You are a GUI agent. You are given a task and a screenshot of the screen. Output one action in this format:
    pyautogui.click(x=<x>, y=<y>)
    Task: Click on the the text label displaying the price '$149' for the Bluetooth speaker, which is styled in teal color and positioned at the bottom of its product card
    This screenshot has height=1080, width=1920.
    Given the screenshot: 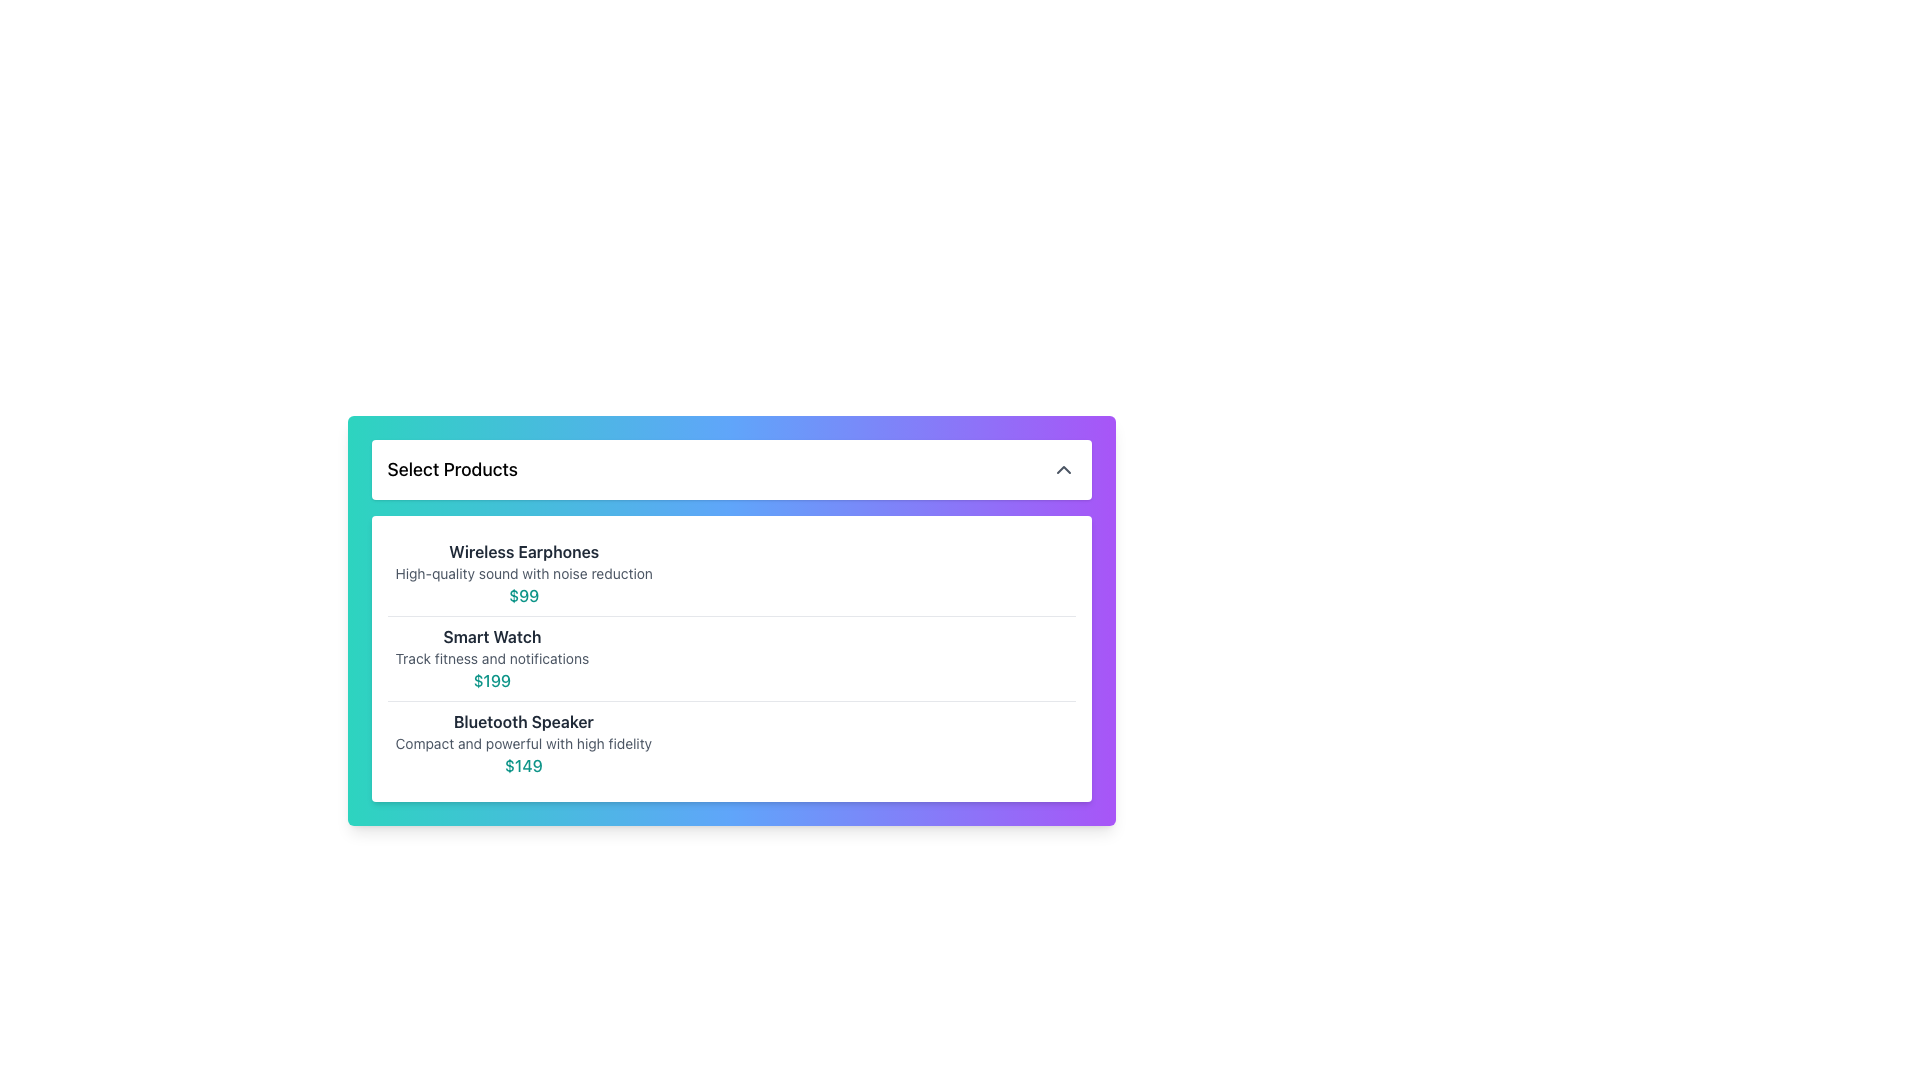 What is the action you would take?
    pyautogui.click(x=523, y=765)
    